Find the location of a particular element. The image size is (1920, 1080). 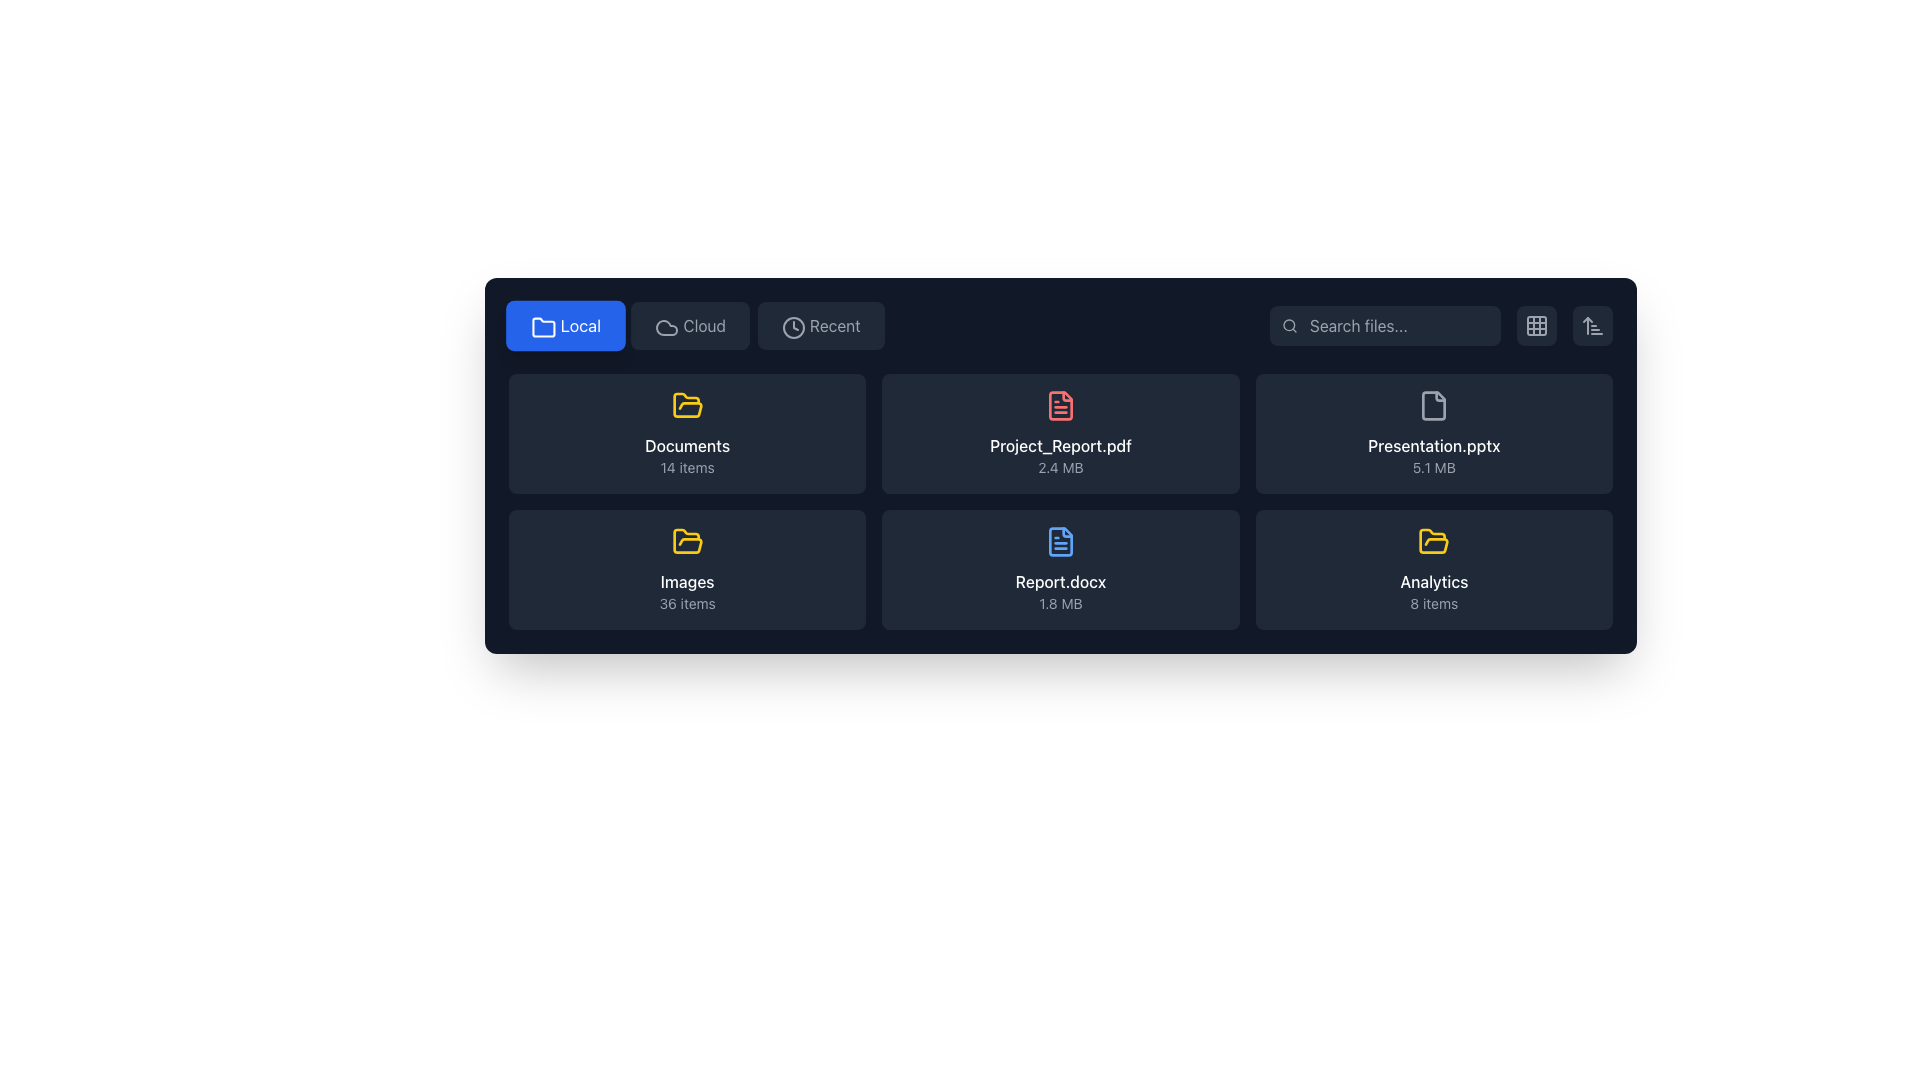

the cloud-shaped icon that is part of the 'Cloud' button, located to the left of the 'Cloud' label in the top-center portion of the interface is located at coordinates (665, 325).